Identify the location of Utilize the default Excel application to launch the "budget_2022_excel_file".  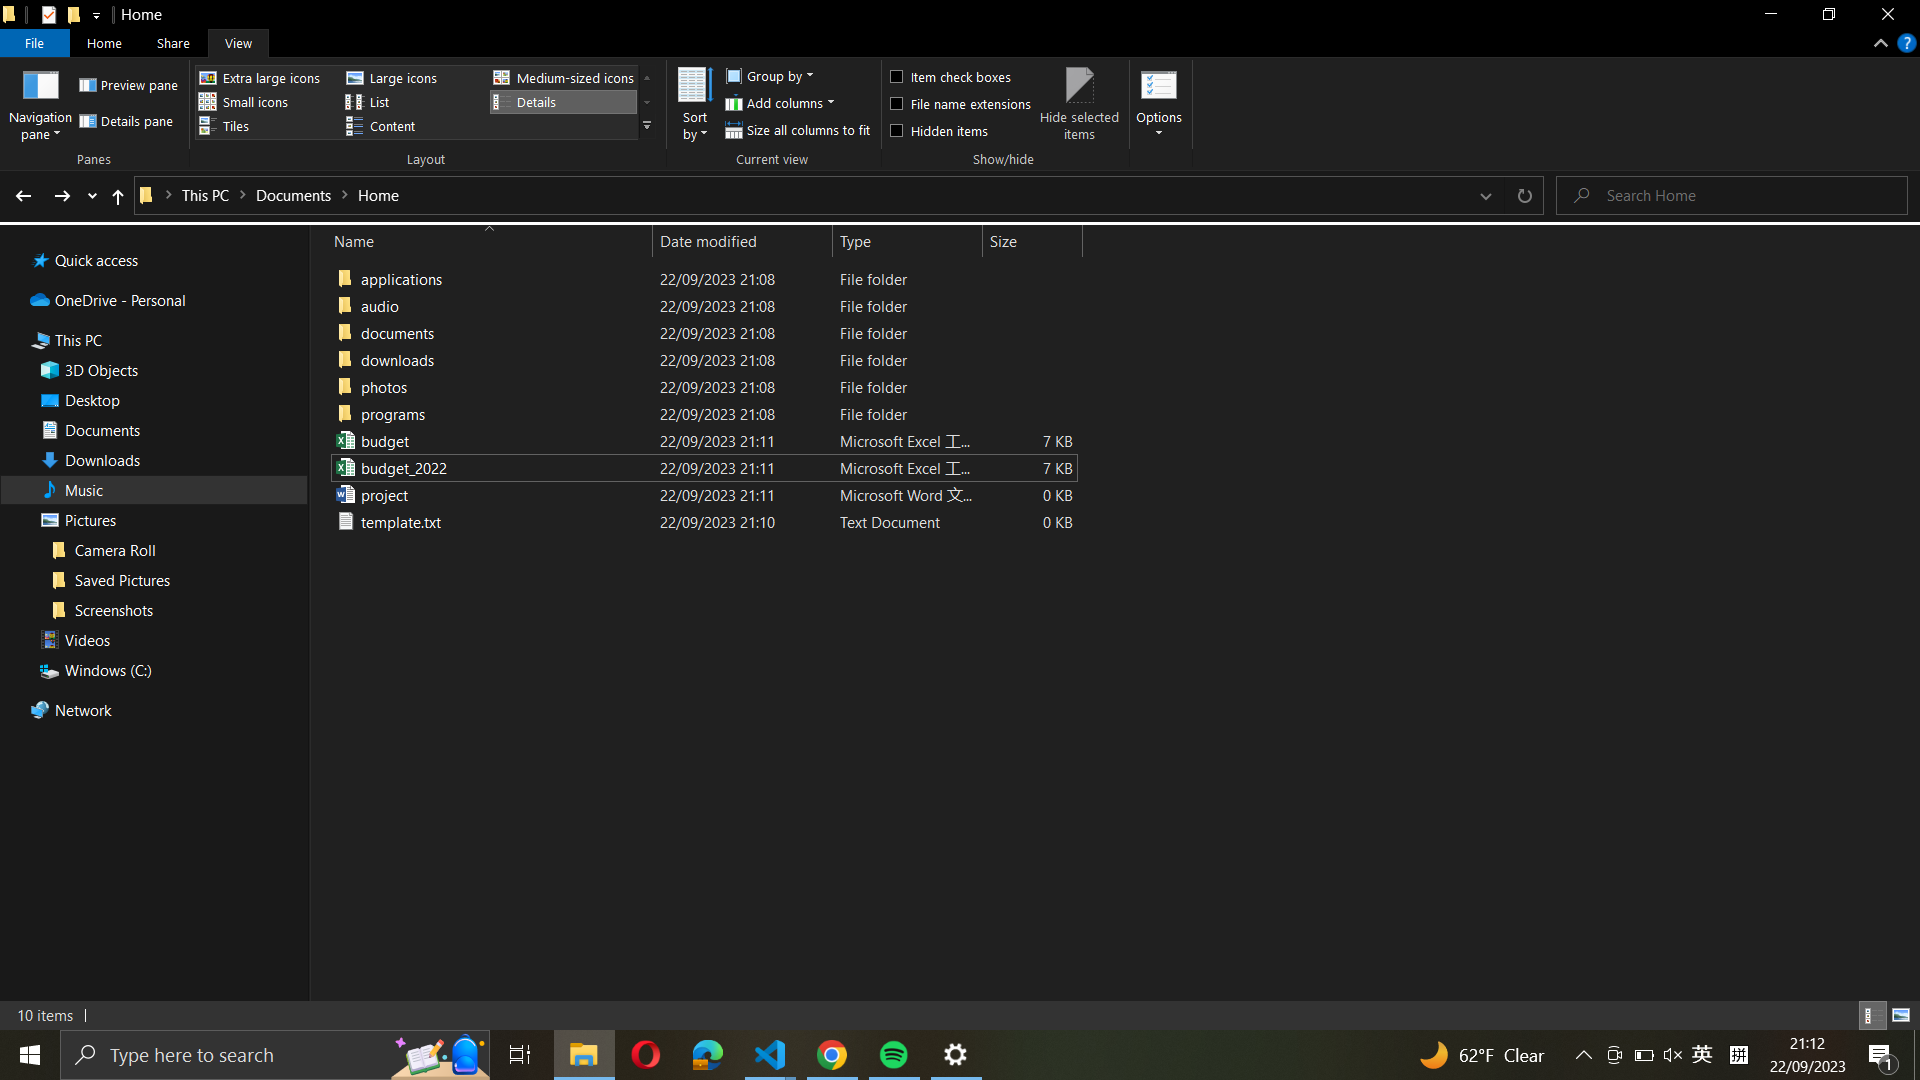
(700, 467).